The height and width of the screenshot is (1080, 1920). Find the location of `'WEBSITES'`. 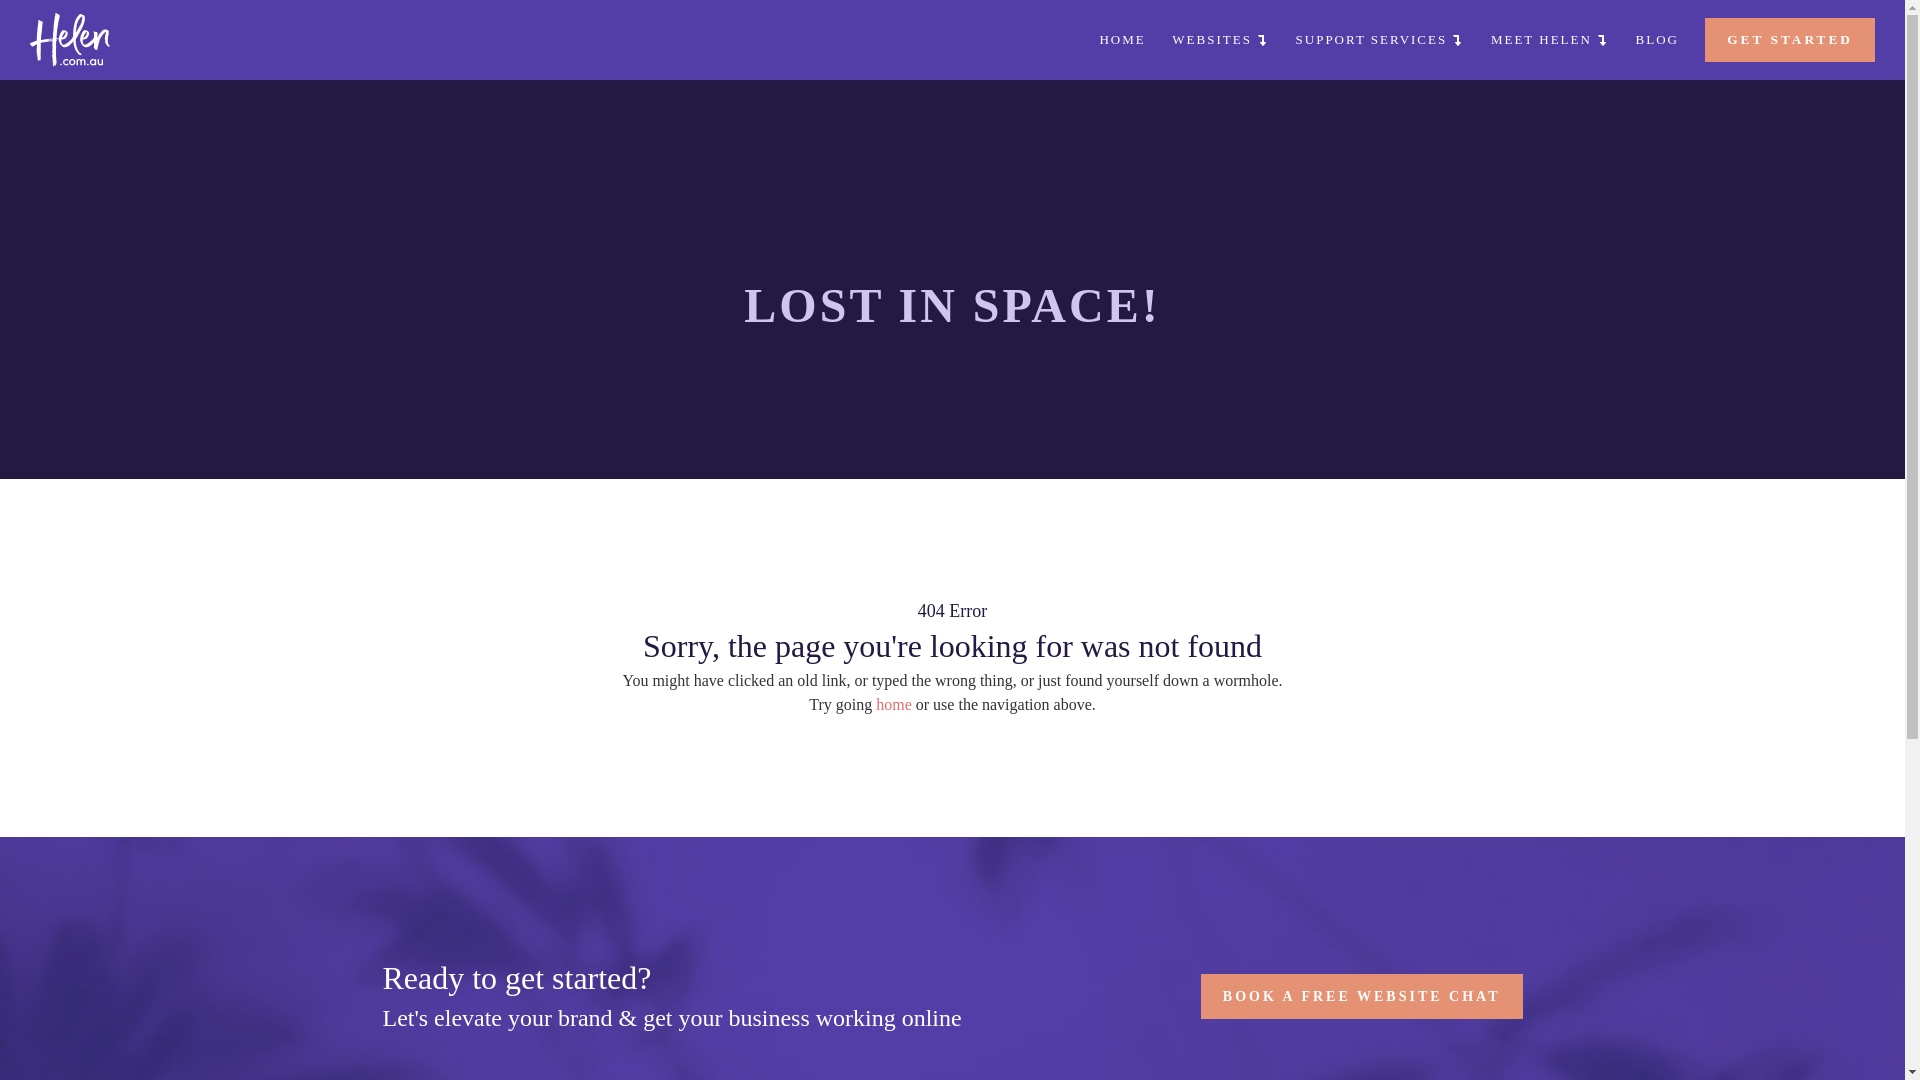

'WEBSITES' is located at coordinates (1261, 39).